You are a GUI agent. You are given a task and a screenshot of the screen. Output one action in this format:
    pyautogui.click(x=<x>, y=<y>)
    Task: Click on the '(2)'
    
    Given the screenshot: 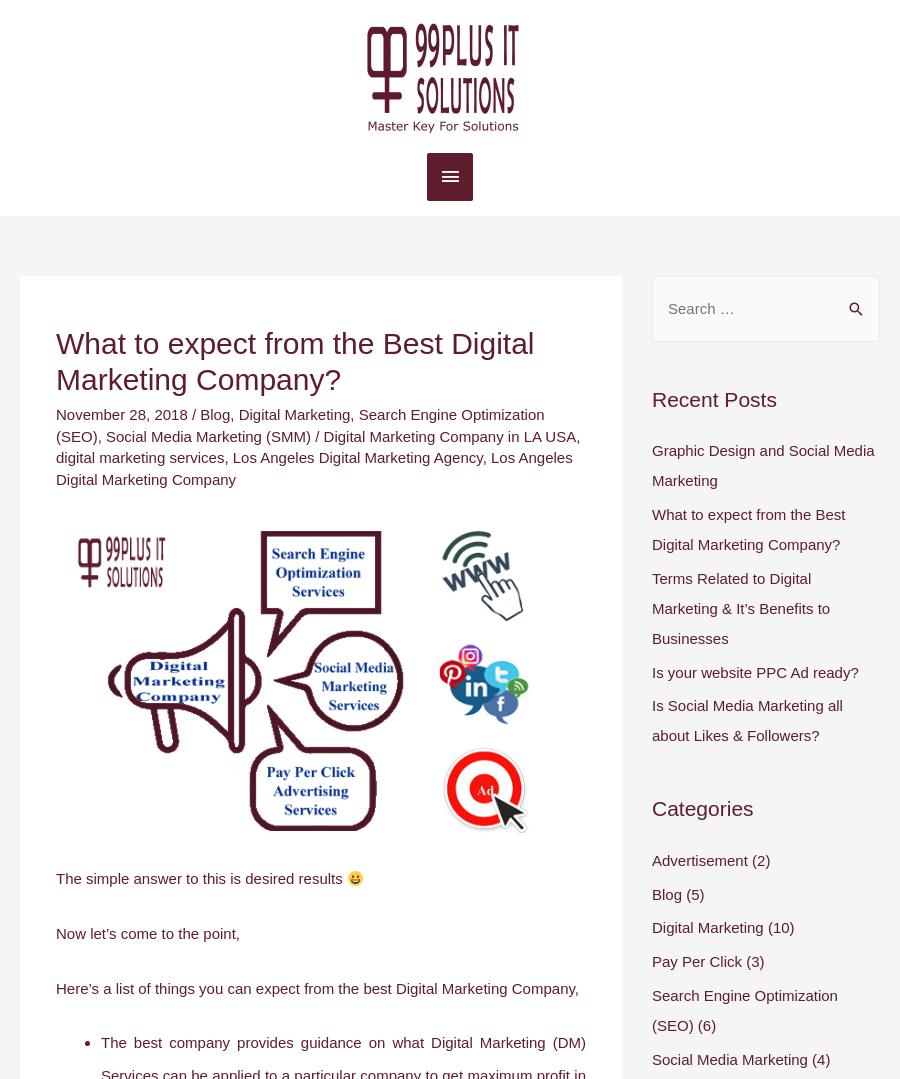 What is the action you would take?
    pyautogui.click(x=746, y=859)
    